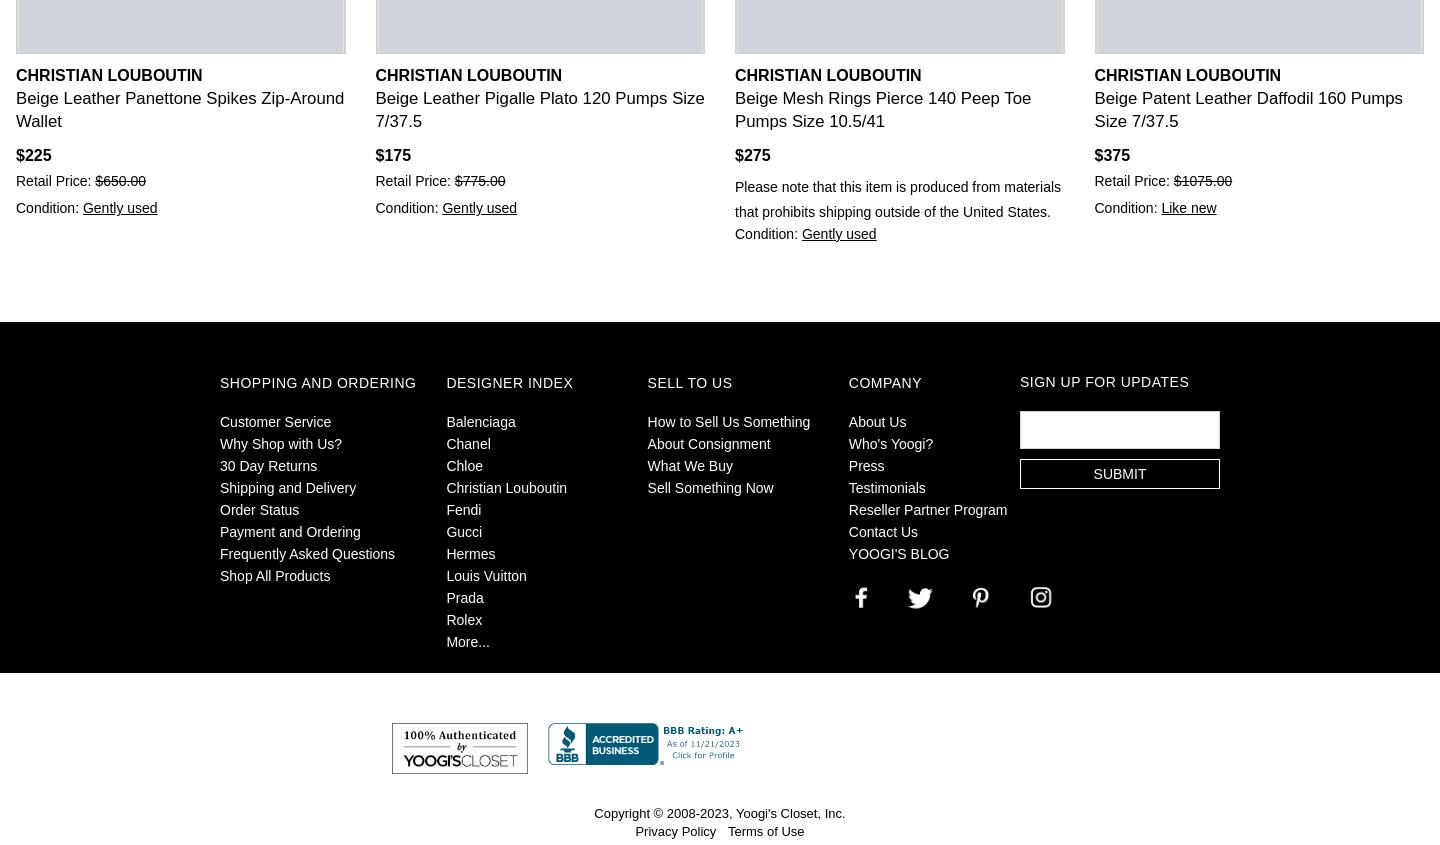 Image resolution: width=1440 pixels, height=845 pixels. What do you see at coordinates (32, 155) in the screenshot?
I see `'$225'` at bounding box center [32, 155].